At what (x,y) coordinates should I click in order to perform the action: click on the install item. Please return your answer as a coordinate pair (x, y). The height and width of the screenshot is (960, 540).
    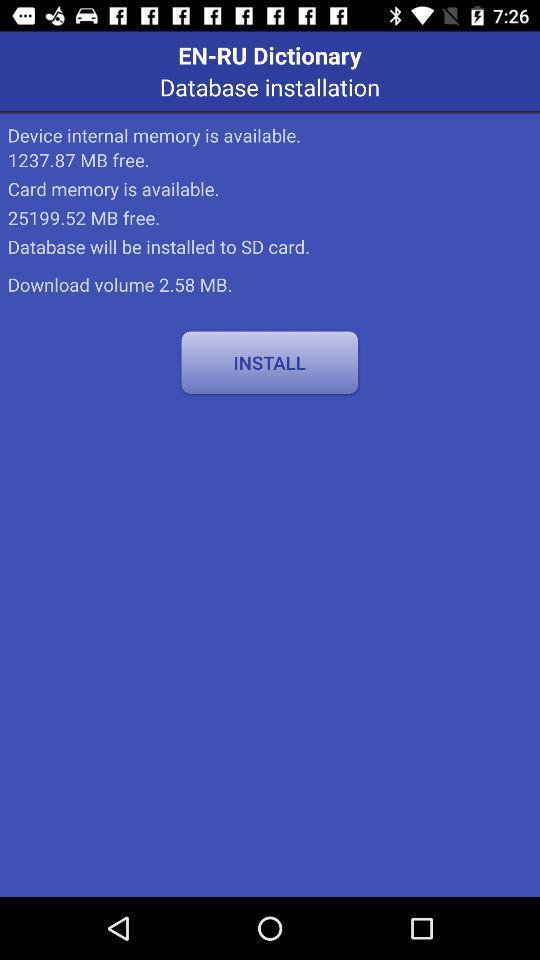
    Looking at the image, I should click on (269, 361).